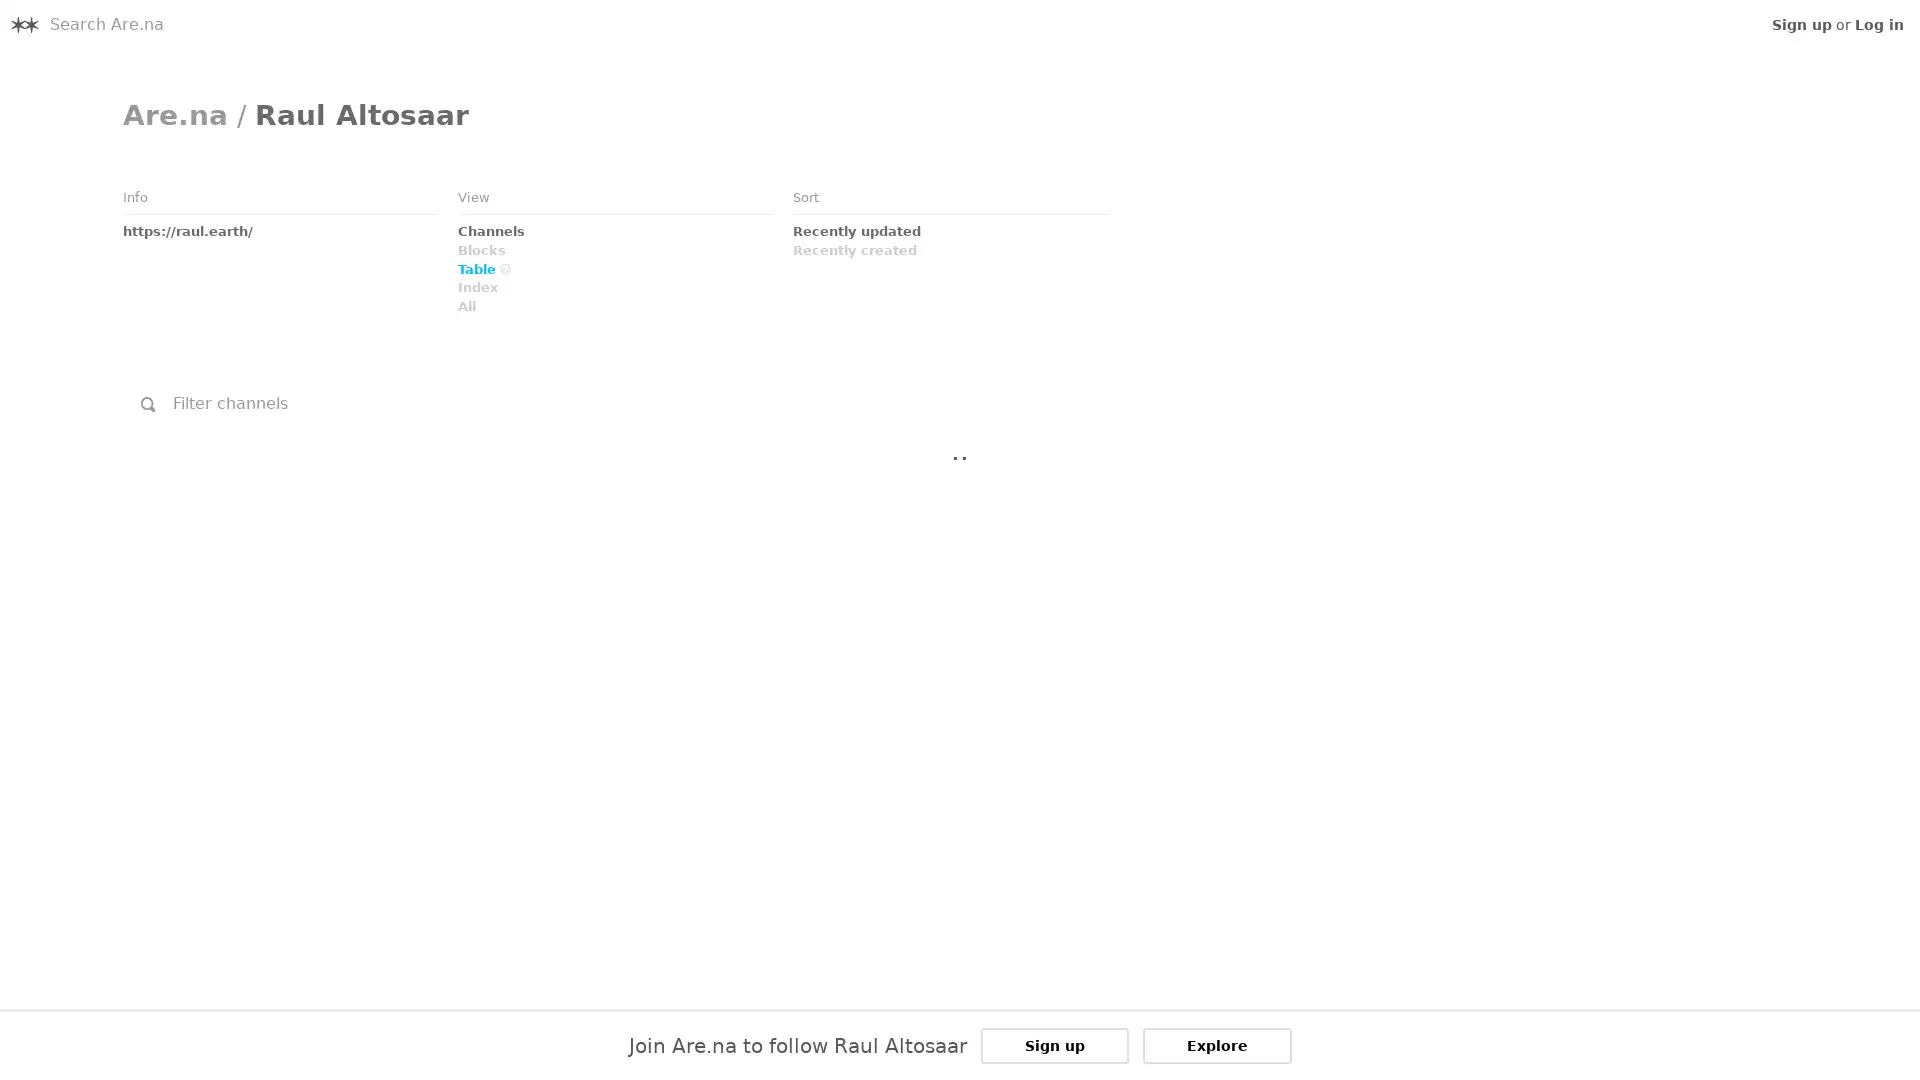  Describe the element at coordinates (613, 595) in the screenshot. I see `Link to Embed: Zimoun : 25 woodworms, wood, microphone, sound system, 2009` at that location.